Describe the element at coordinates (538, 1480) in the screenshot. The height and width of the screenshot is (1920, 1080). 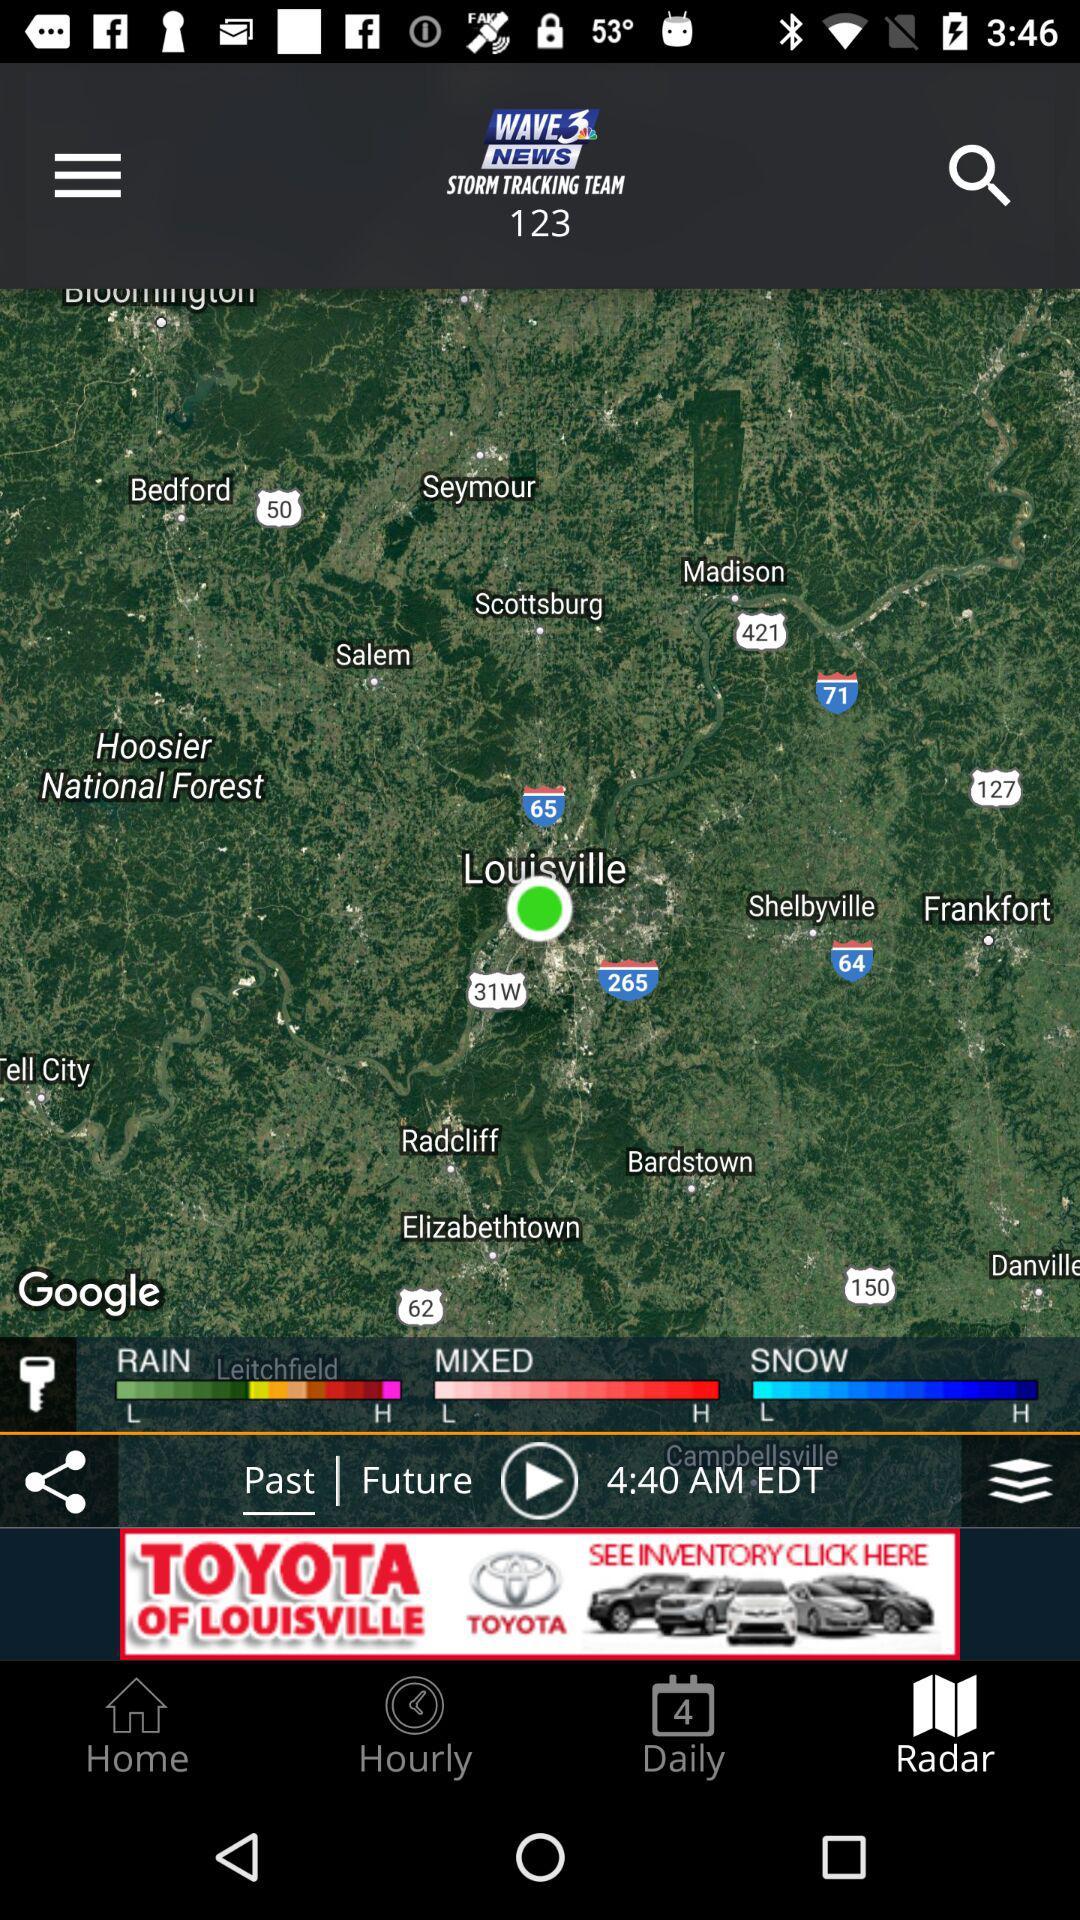
I see `item next to future` at that location.